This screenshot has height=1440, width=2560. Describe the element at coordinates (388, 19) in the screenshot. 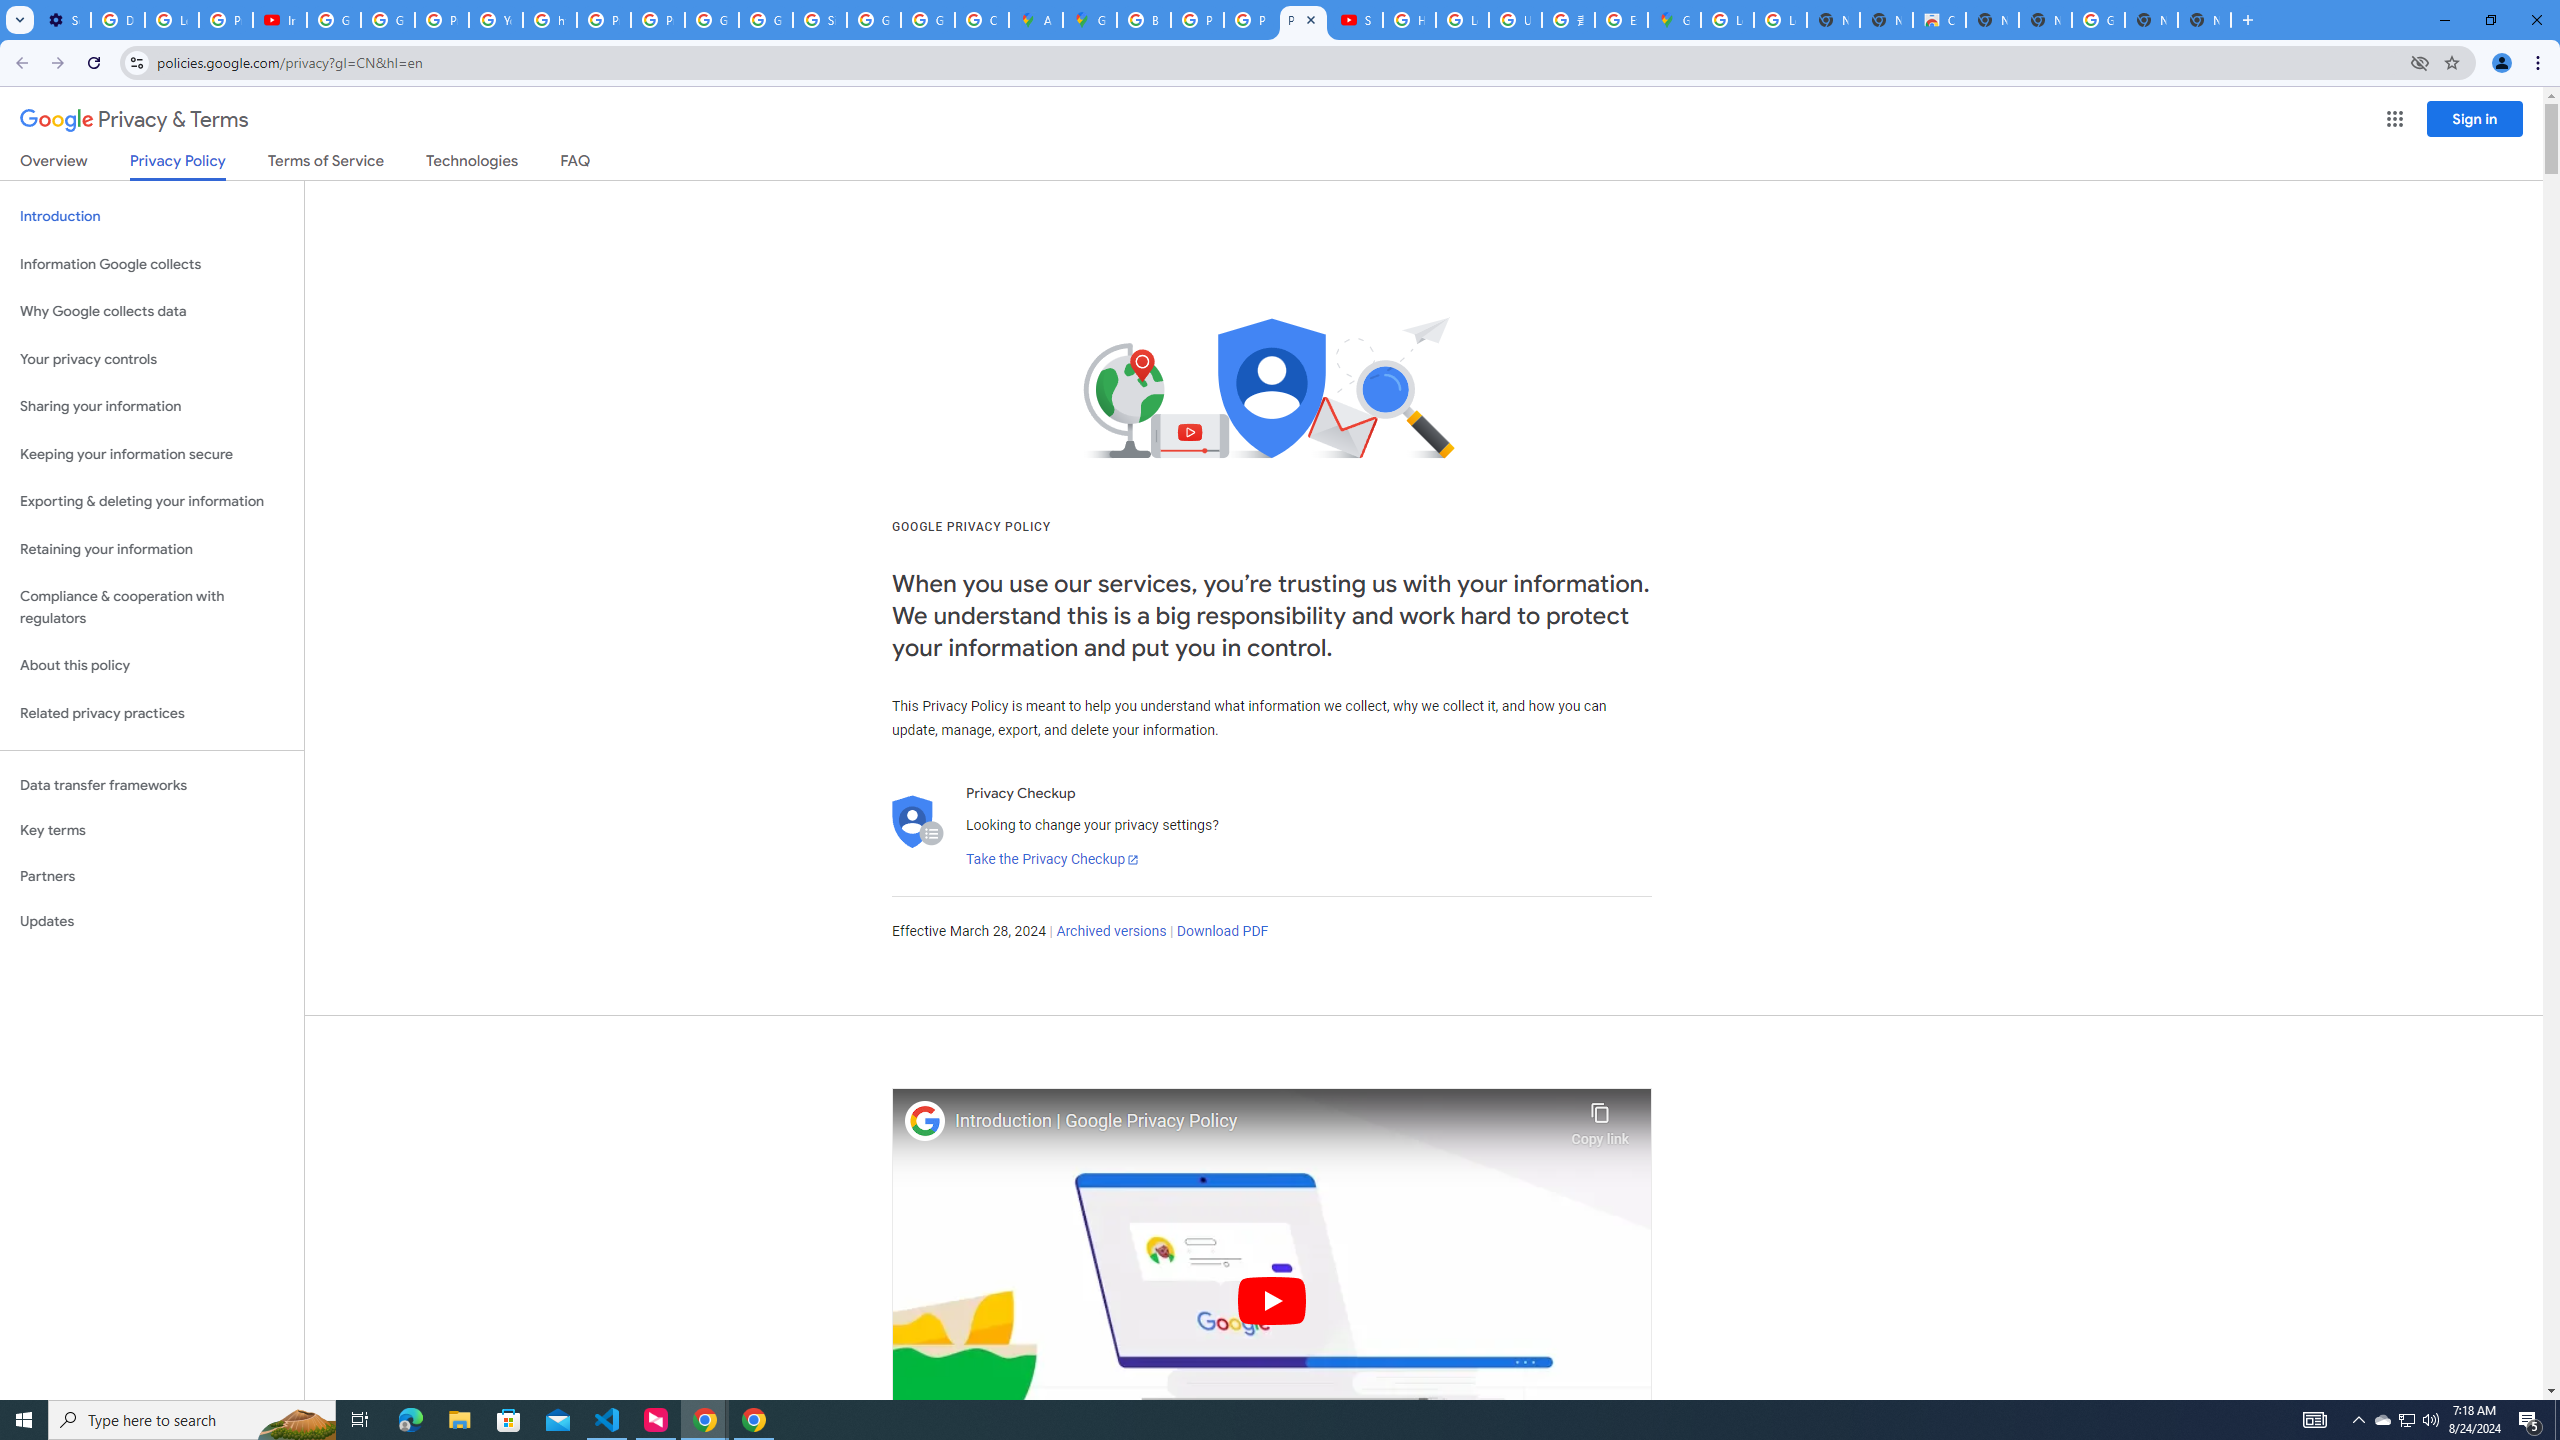

I see `'Google Account Help'` at that location.